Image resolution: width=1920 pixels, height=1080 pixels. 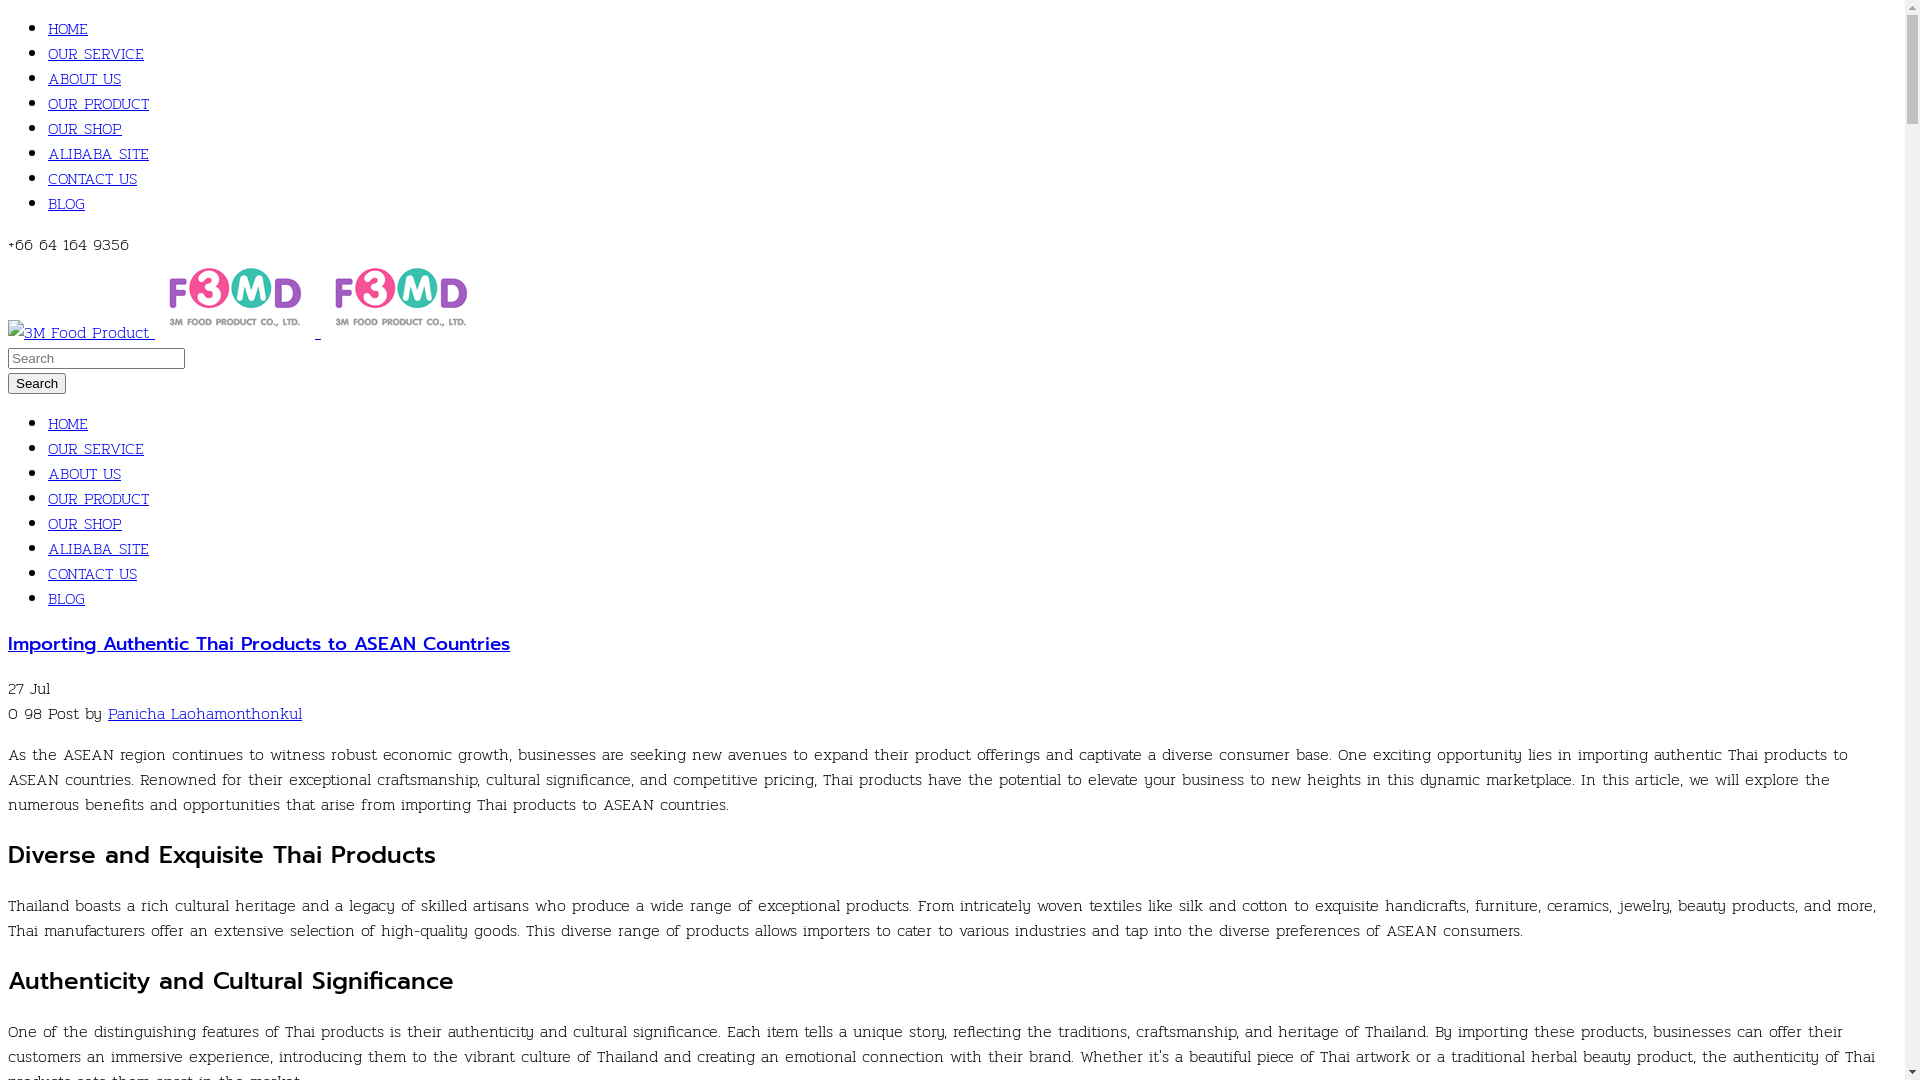 I want to click on 'OUR SHOP', so click(x=84, y=522).